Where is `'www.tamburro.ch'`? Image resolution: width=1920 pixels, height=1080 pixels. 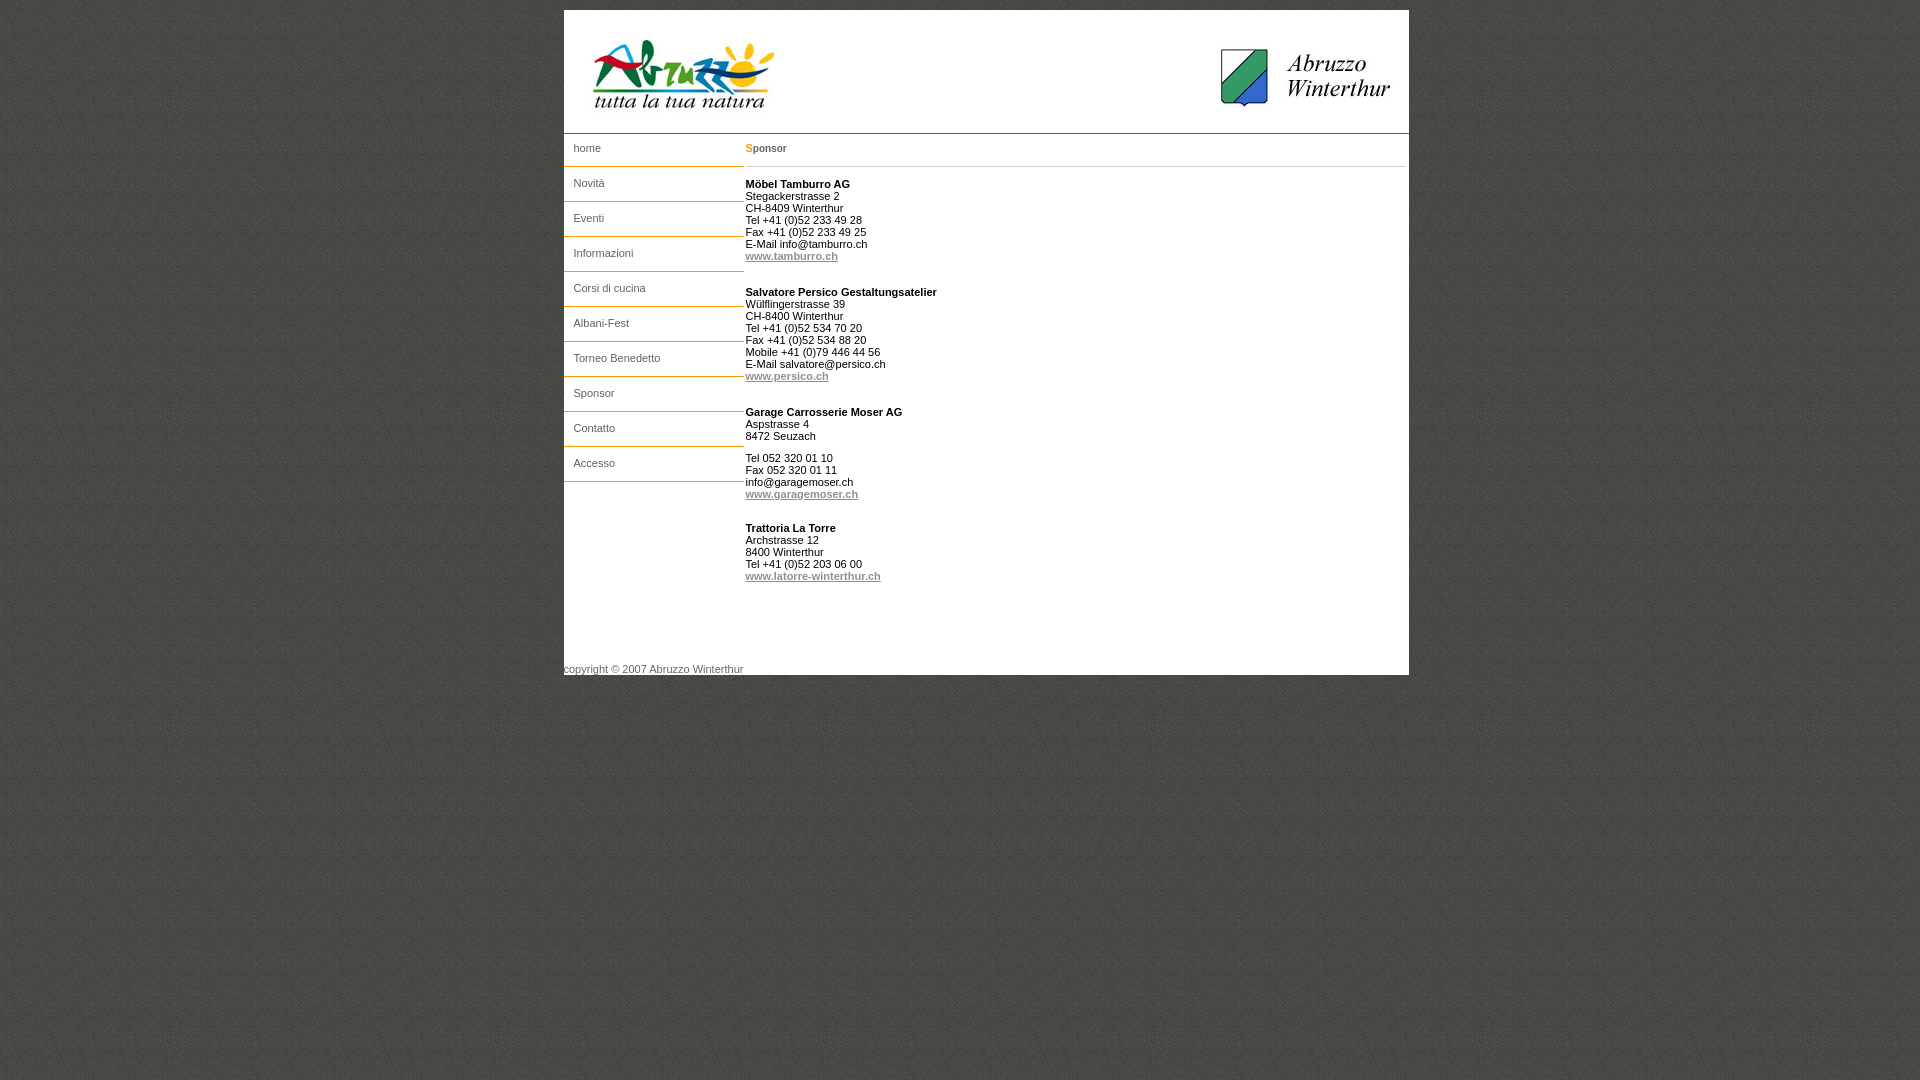 'www.tamburro.ch' is located at coordinates (791, 254).